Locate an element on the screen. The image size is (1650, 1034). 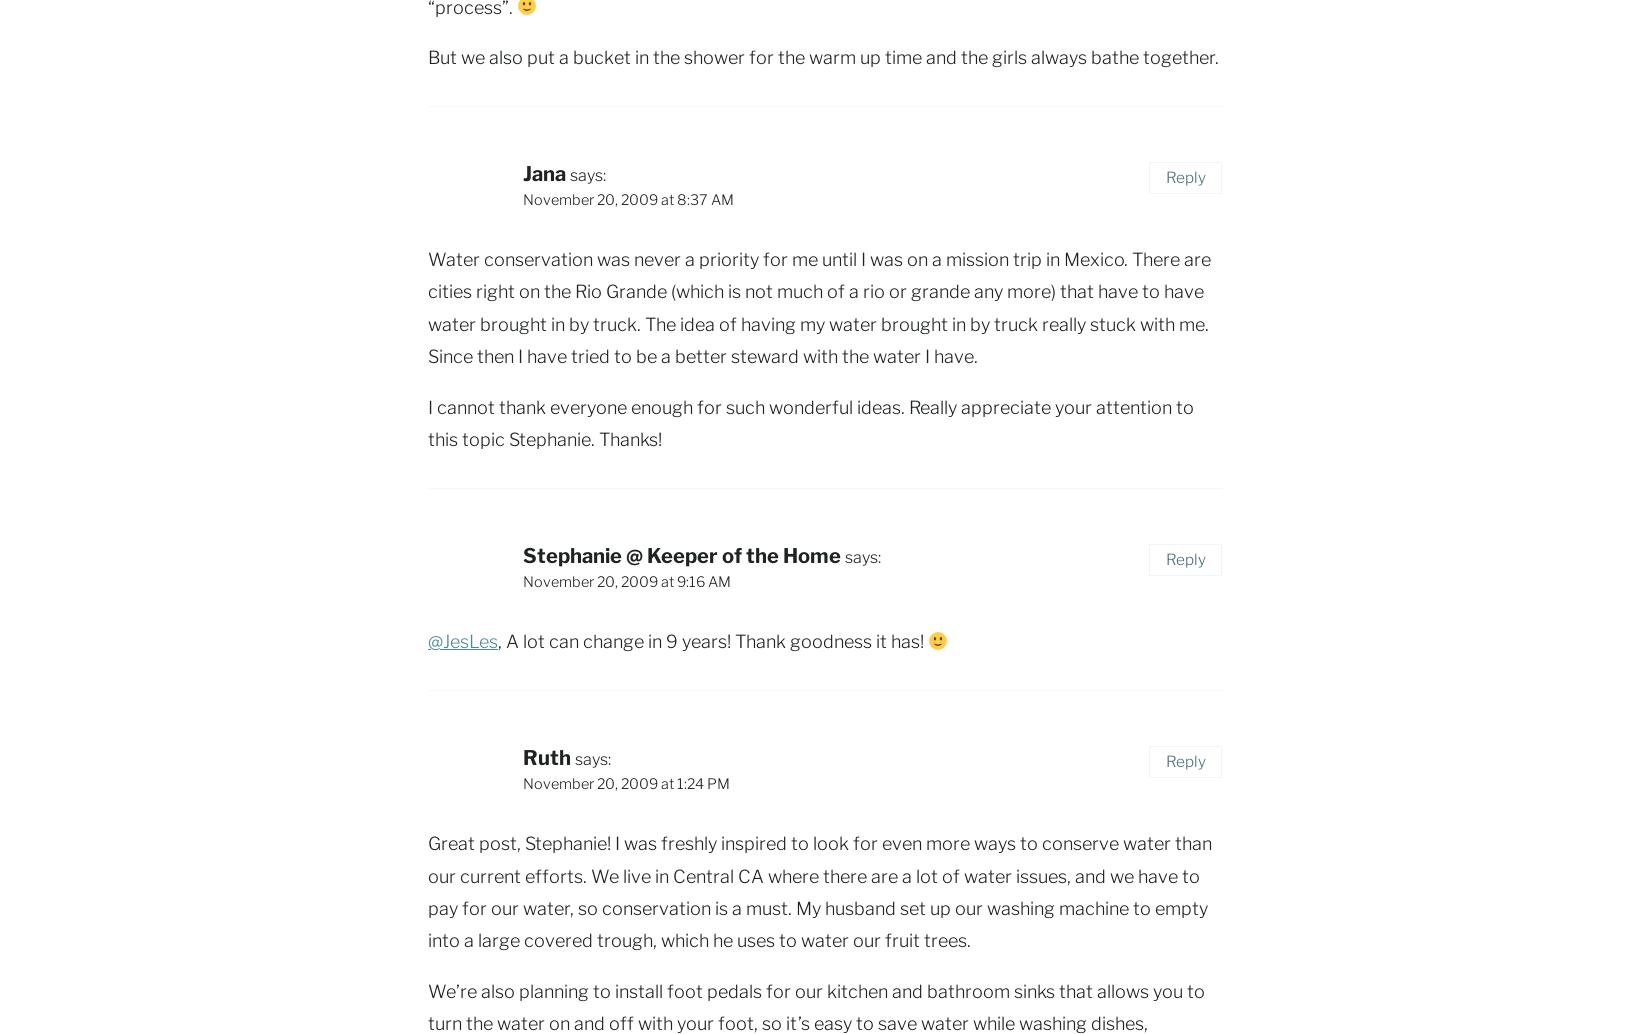
'I cannot thank everyone enough for such wonderful ideas.  Really appreciate your attention to this topic Stephanie.  Thanks!' is located at coordinates (427, 421).